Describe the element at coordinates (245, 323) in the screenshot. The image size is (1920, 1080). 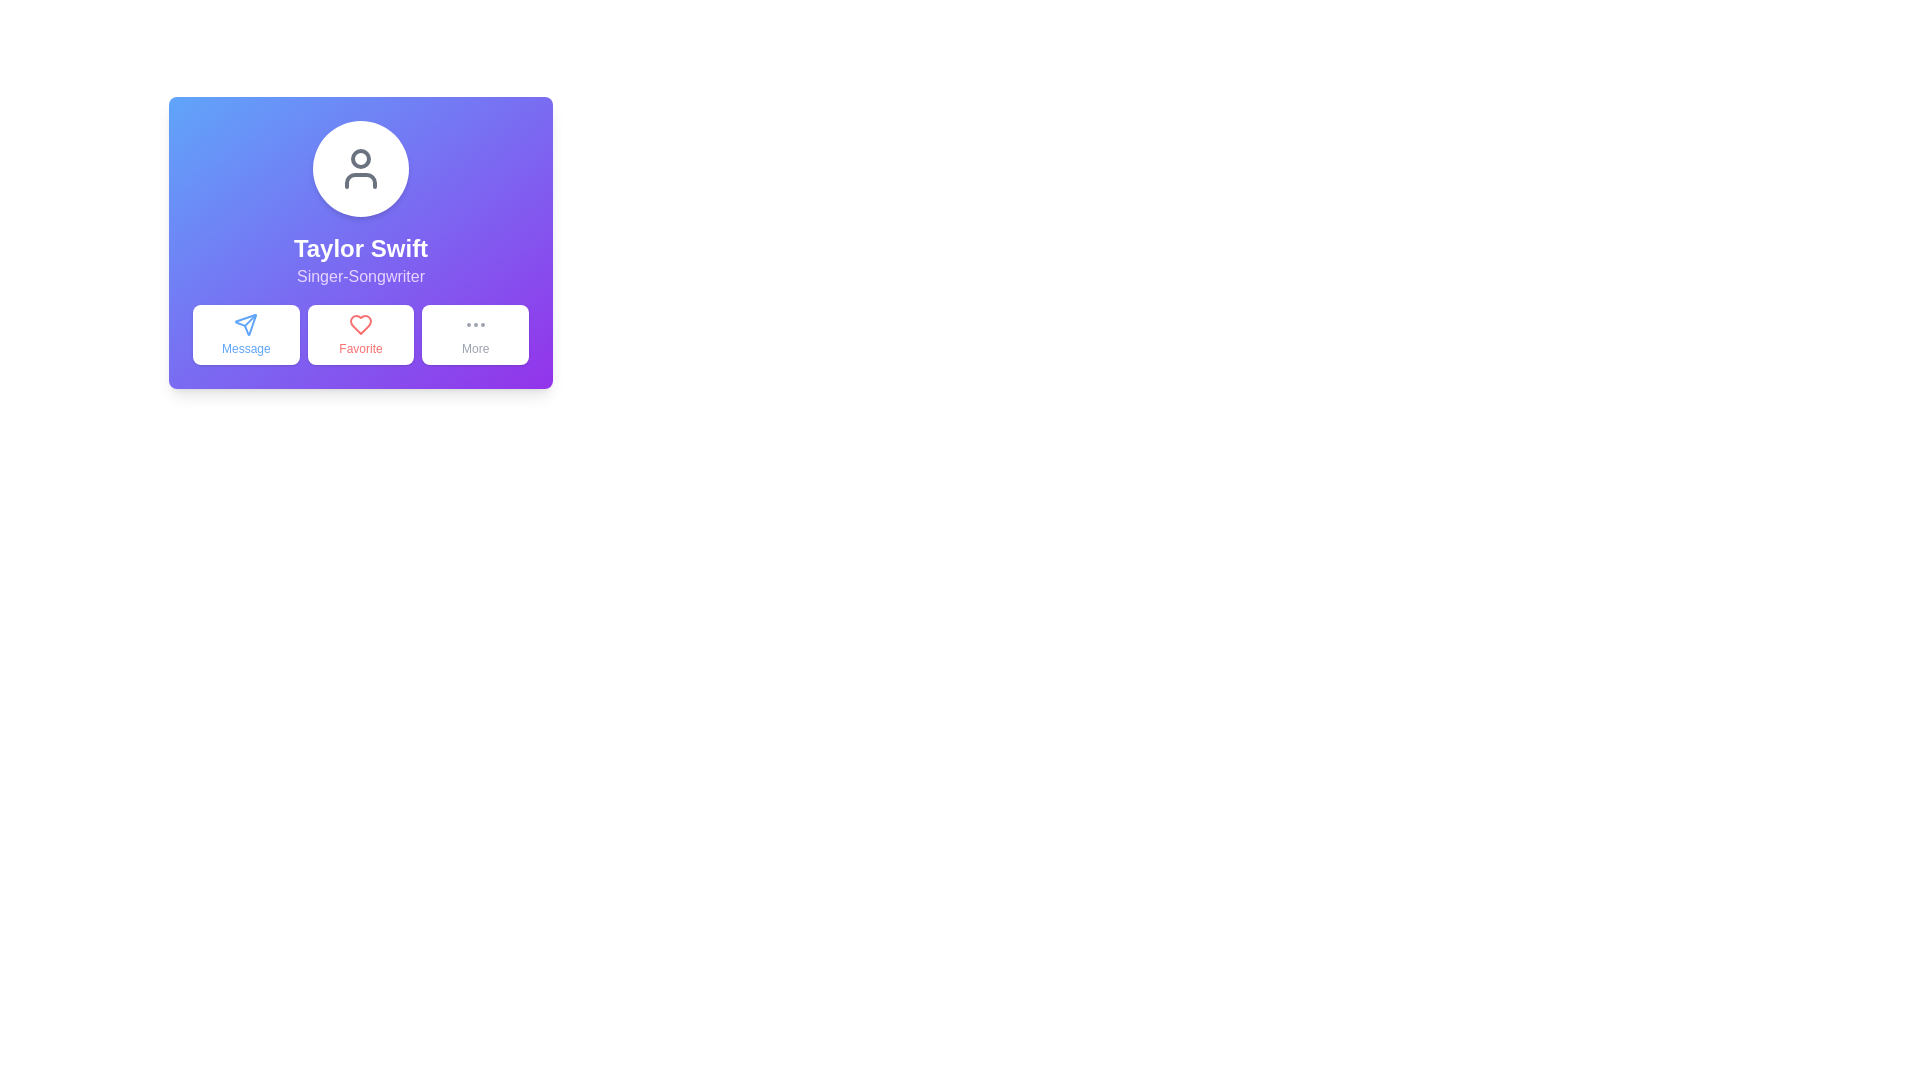
I see `the paper plane icon button labeled 'Message' located under the title 'Taylor Swift'` at that location.